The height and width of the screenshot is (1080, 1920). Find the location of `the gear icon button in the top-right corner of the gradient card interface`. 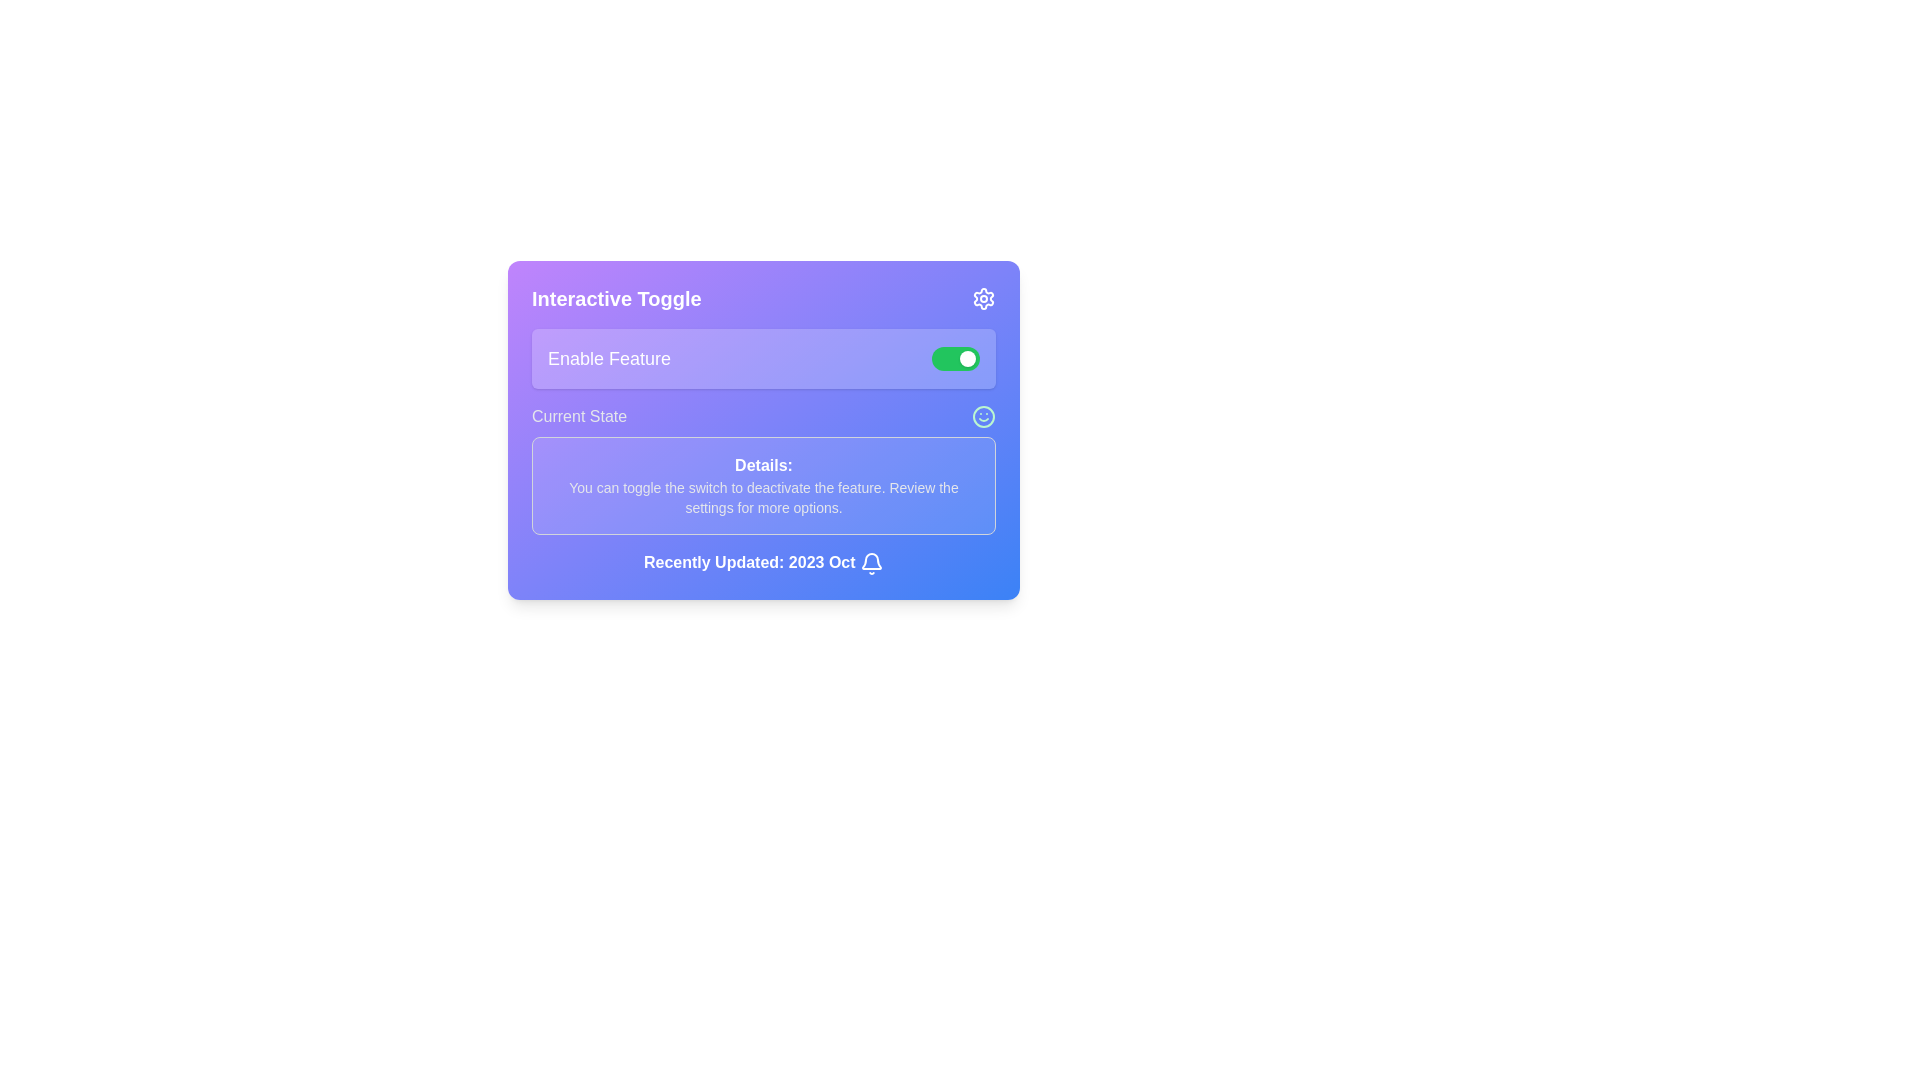

the gear icon button in the top-right corner of the gradient card interface is located at coordinates (983, 299).